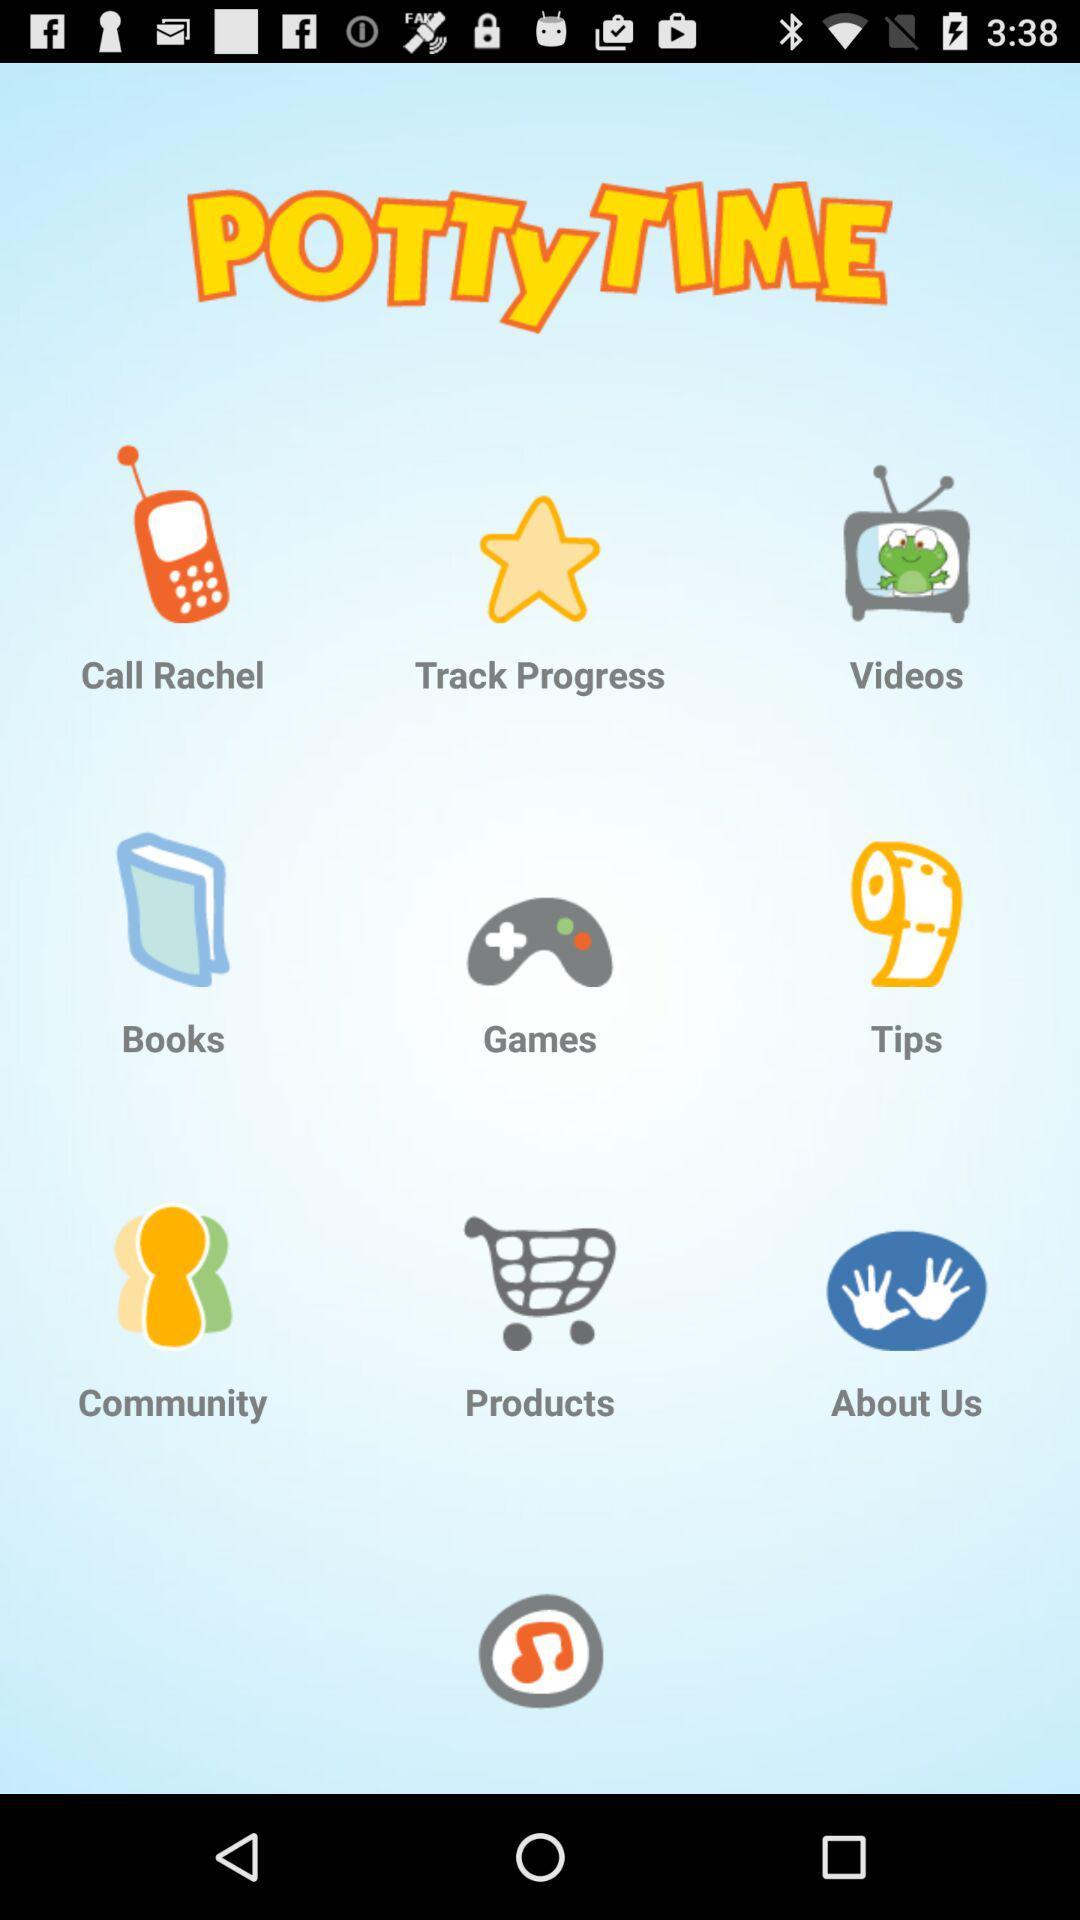 This screenshot has width=1080, height=1920. What do you see at coordinates (172, 518) in the screenshot?
I see `item next to the track progress app` at bounding box center [172, 518].